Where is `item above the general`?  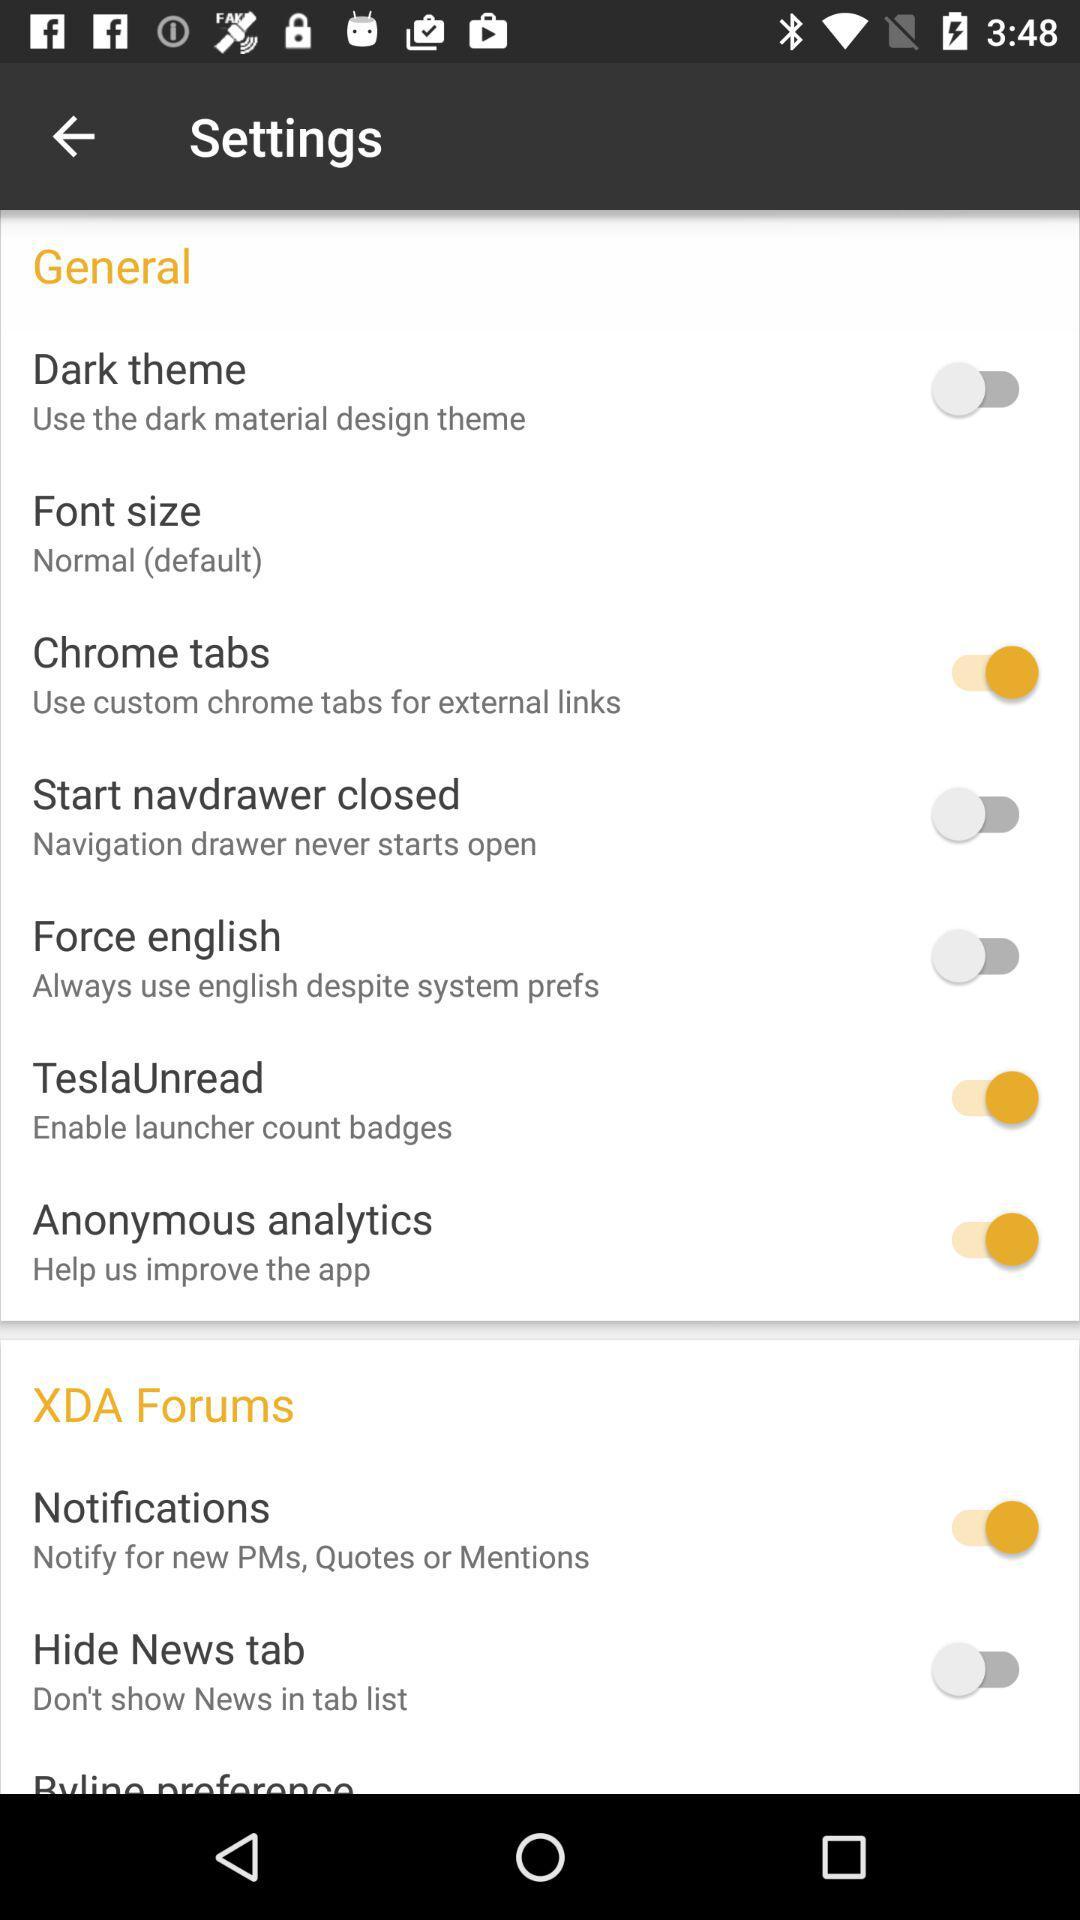 item above the general is located at coordinates (72, 135).